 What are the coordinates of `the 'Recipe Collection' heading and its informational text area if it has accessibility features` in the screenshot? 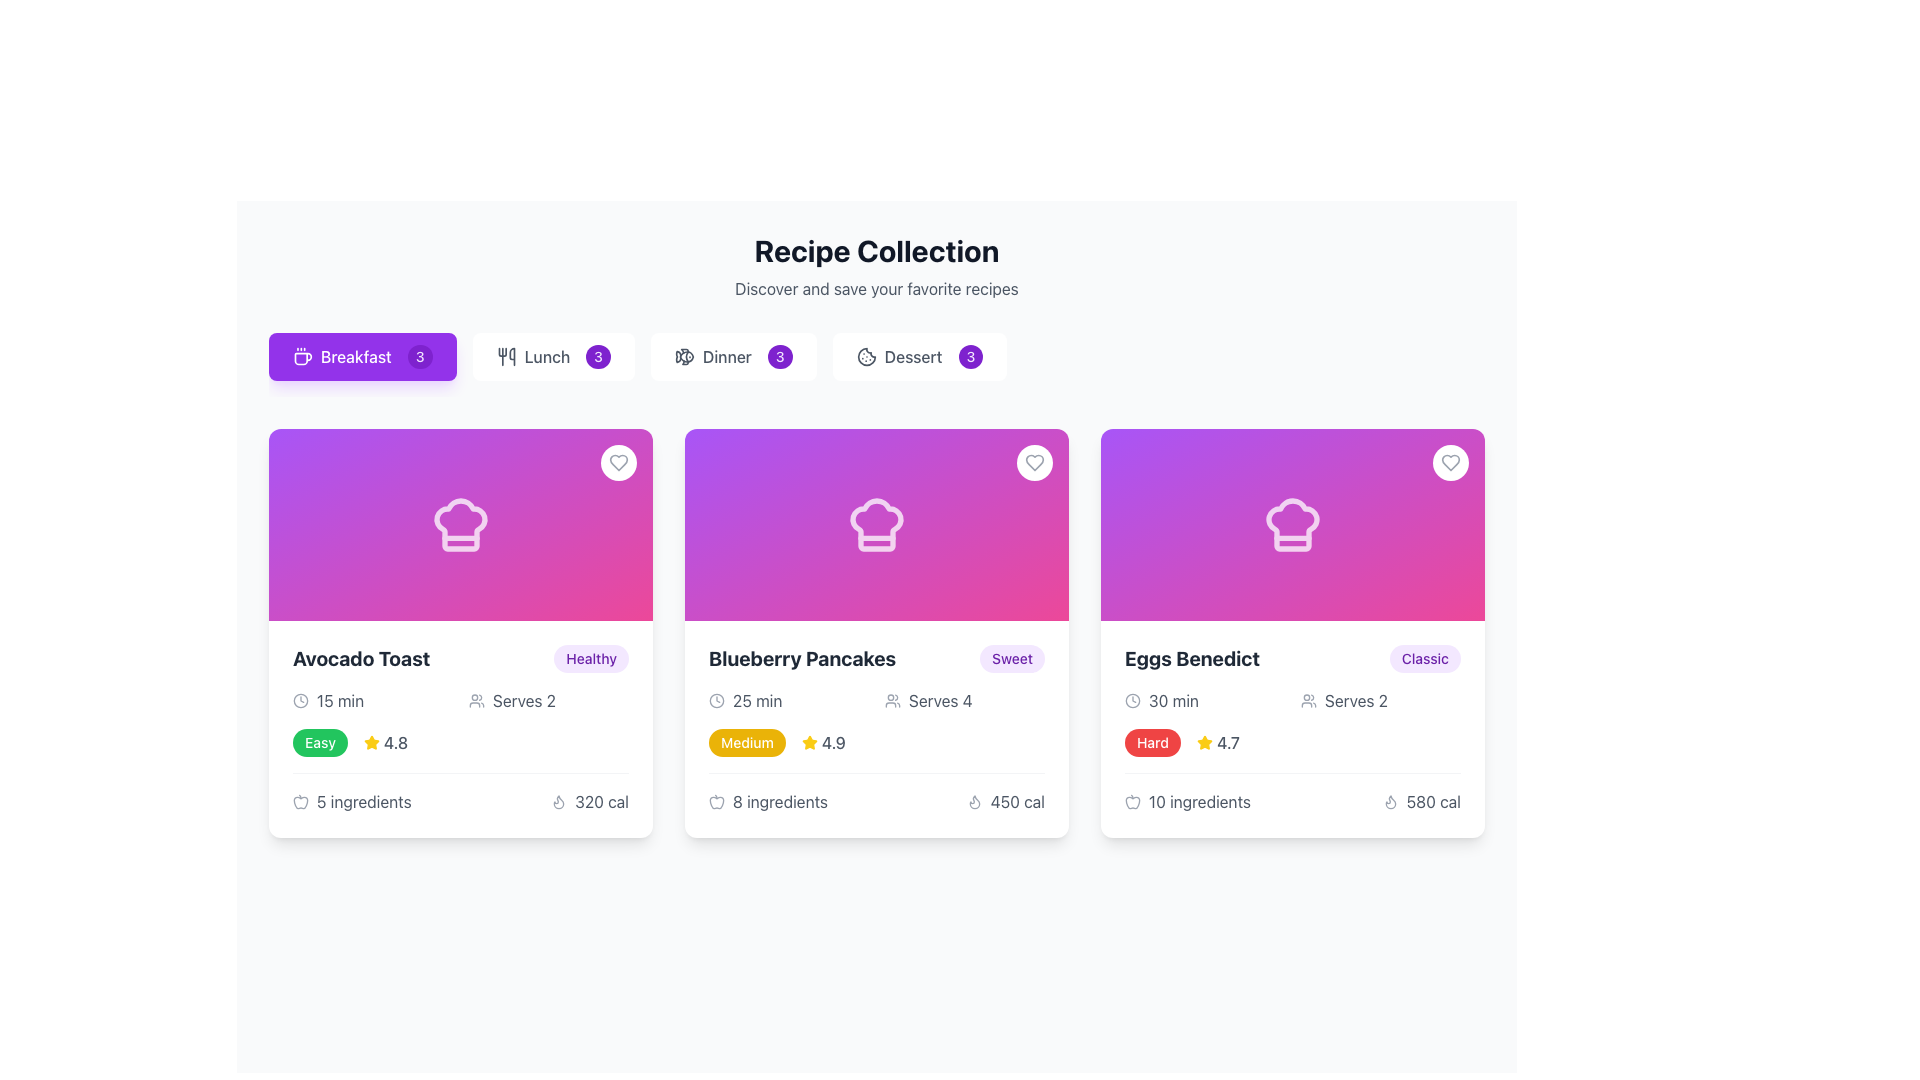 It's located at (877, 265).